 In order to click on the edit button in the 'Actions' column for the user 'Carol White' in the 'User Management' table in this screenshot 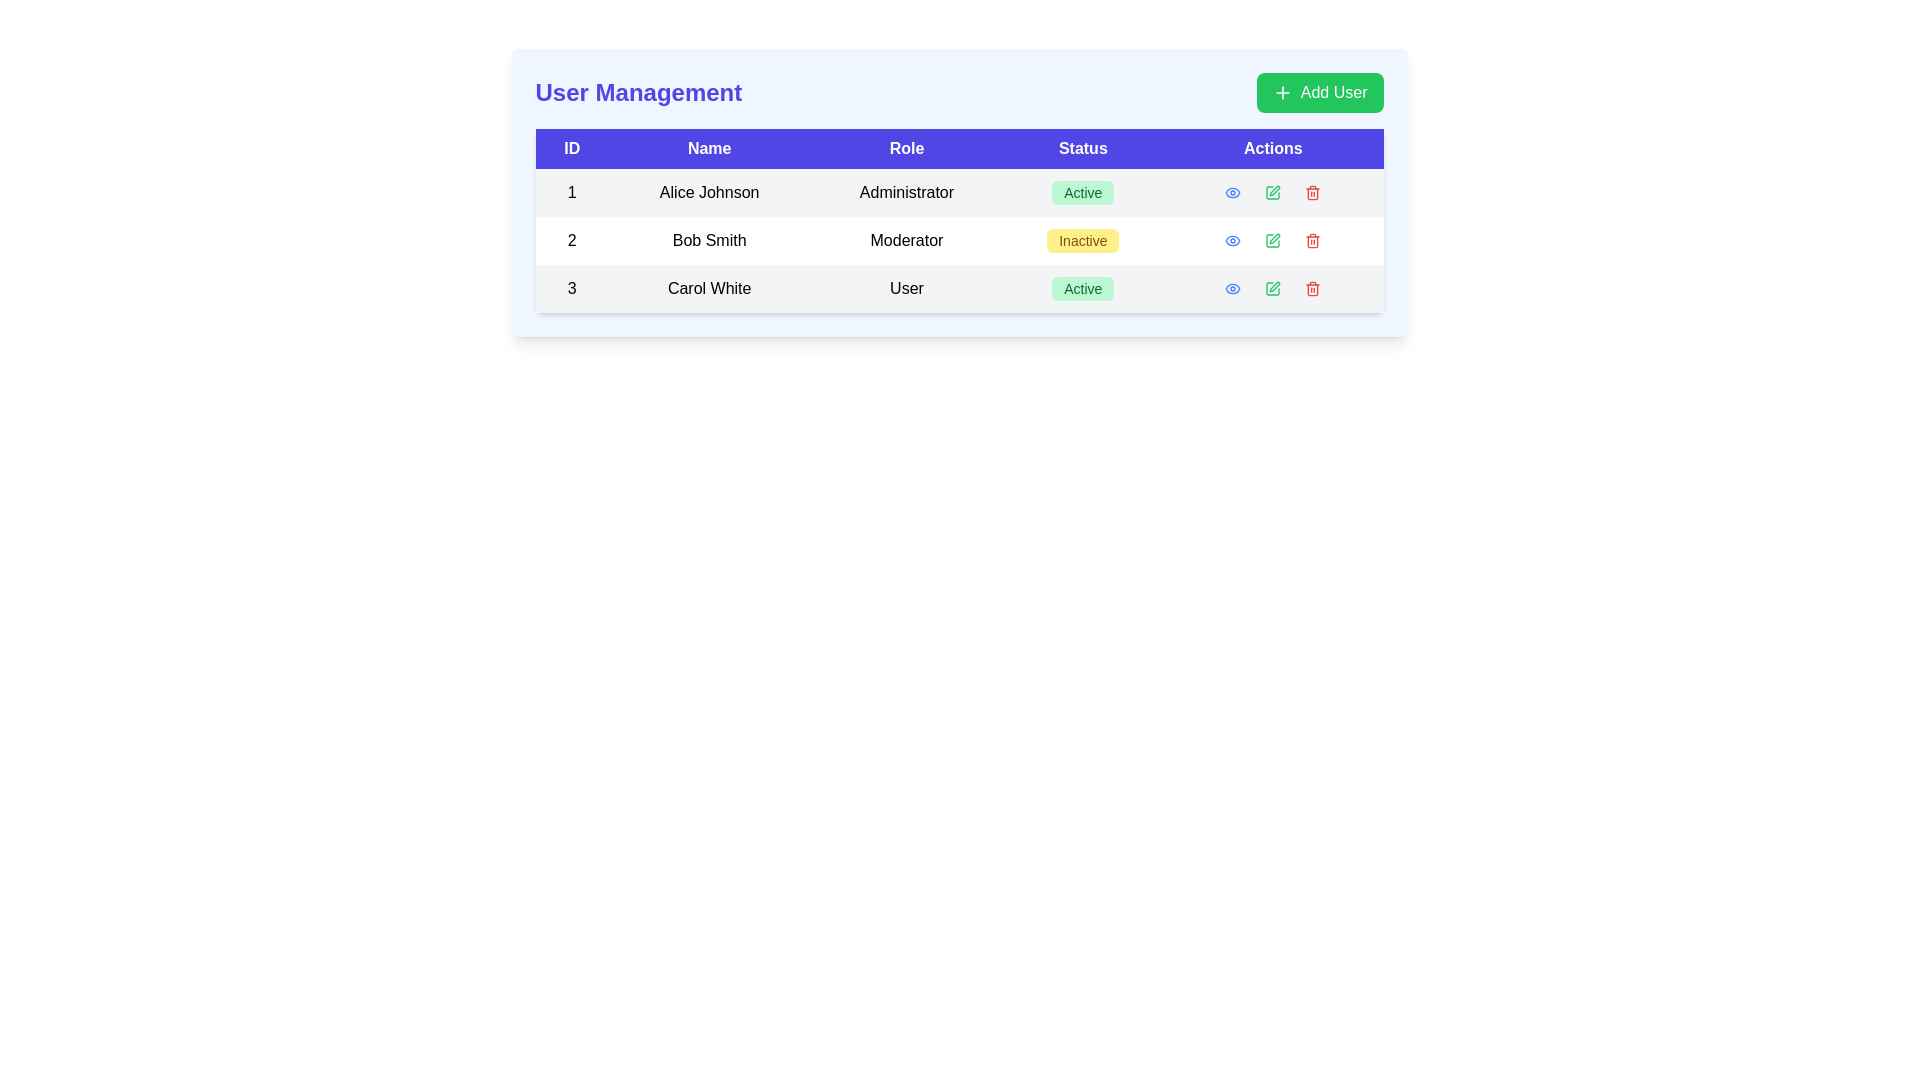, I will do `click(1272, 289)`.